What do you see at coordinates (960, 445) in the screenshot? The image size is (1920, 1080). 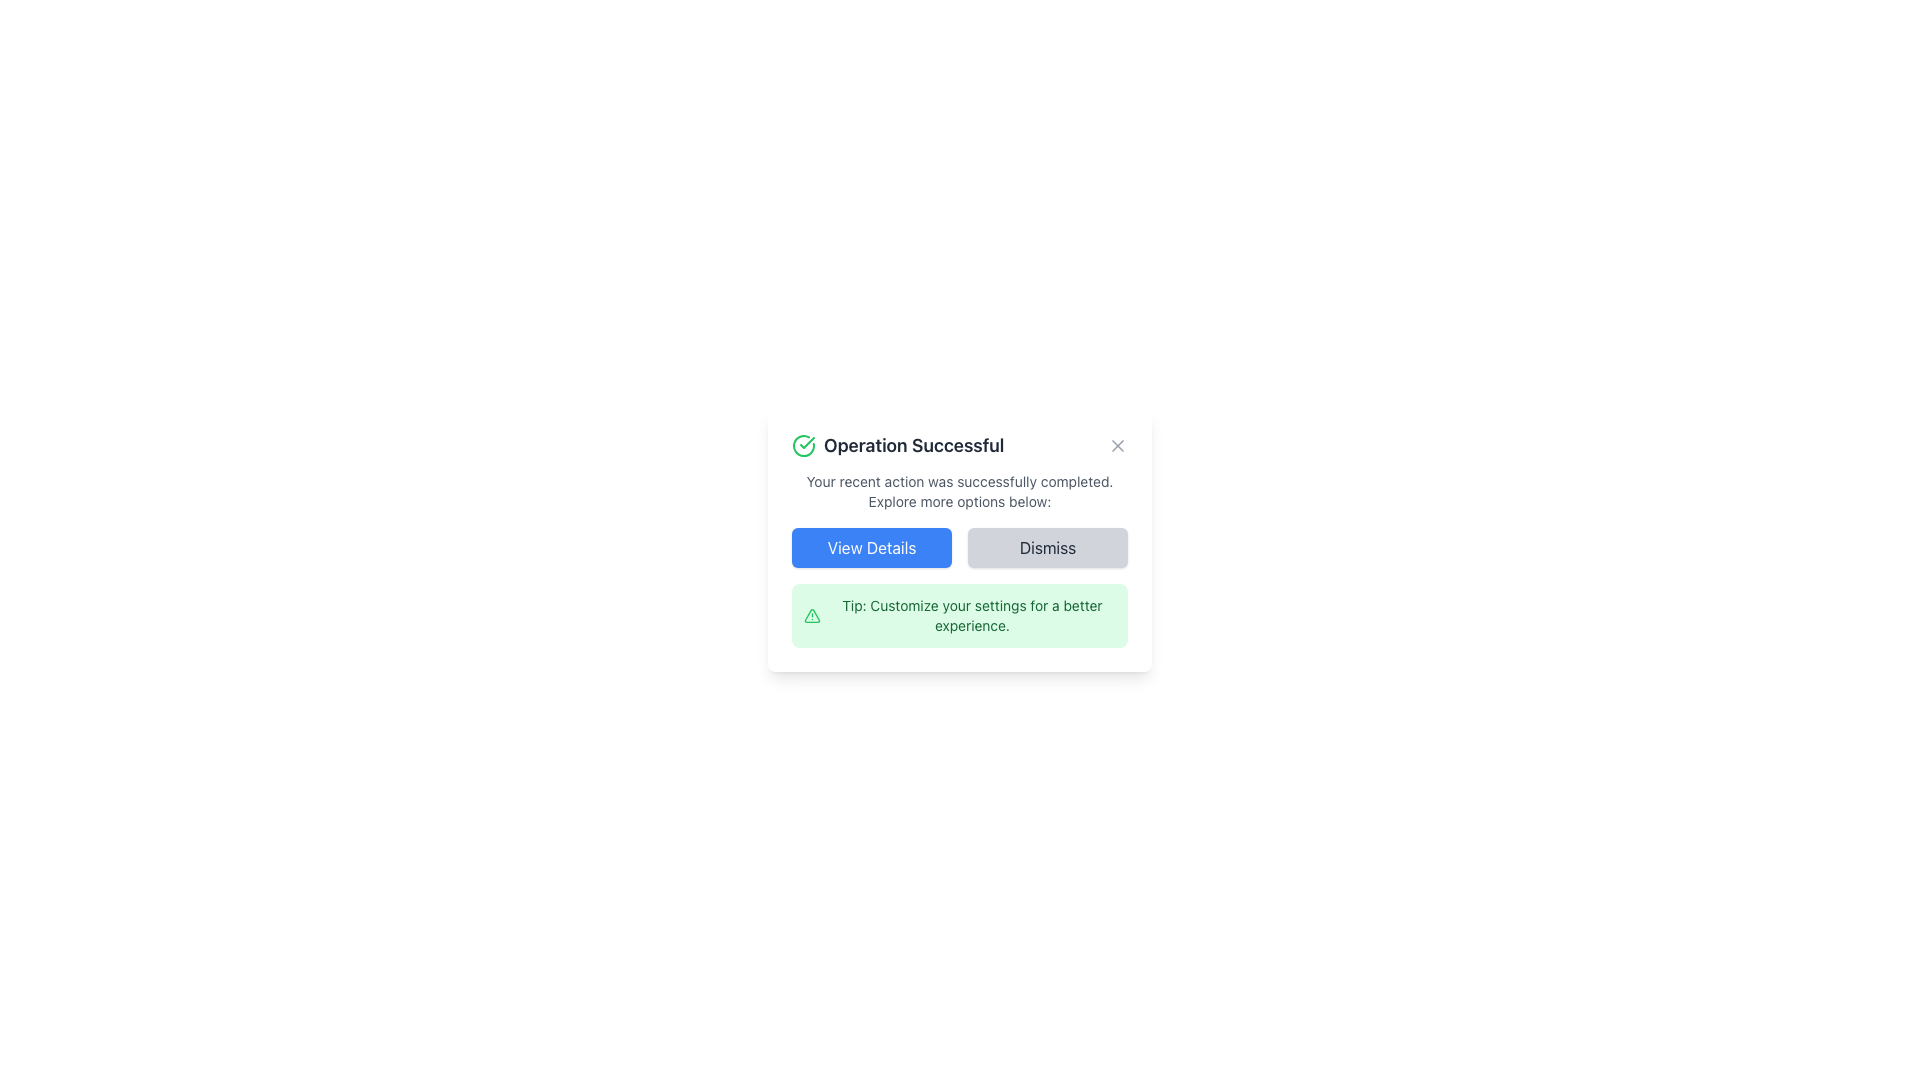 I see `success message from the Notification Header that contains the text 'Operation Successful'` at bounding box center [960, 445].